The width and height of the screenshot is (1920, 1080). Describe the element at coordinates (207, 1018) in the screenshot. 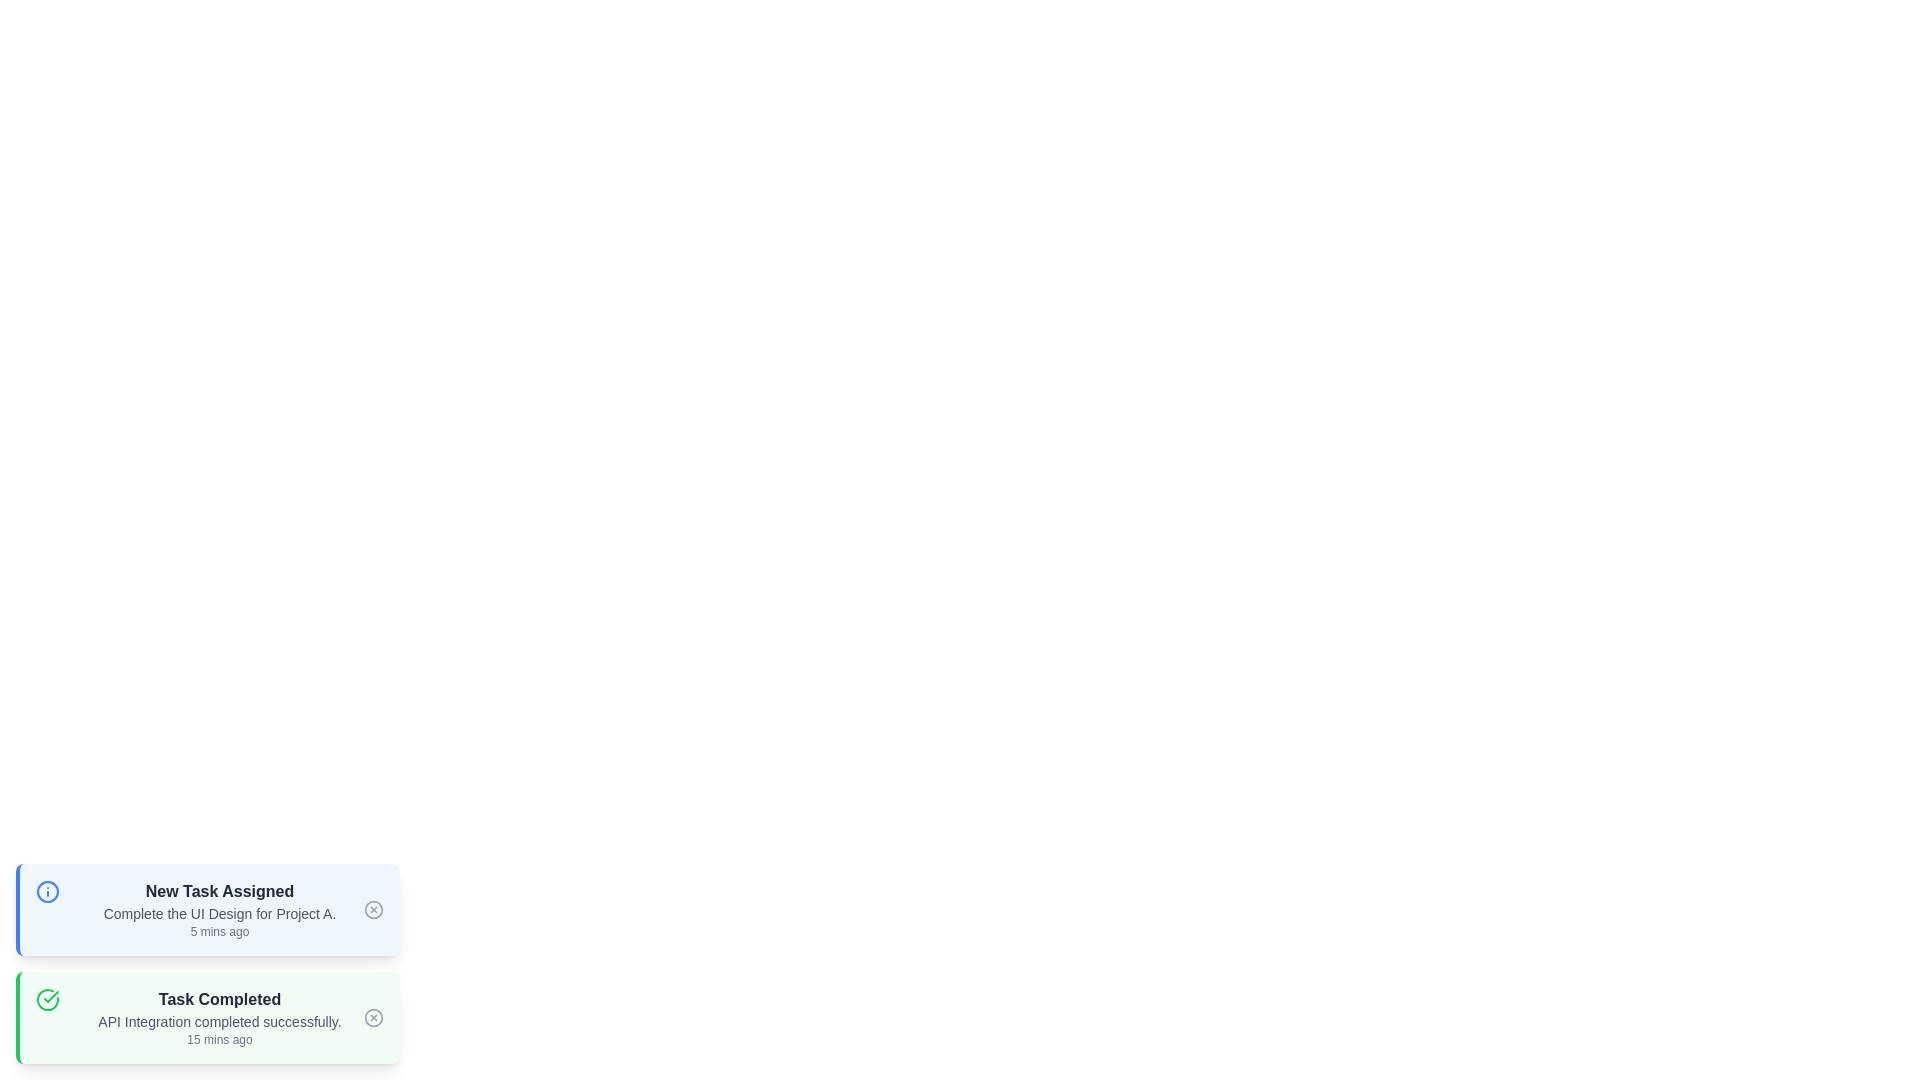

I see `the notification with title Task Completed` at that location.